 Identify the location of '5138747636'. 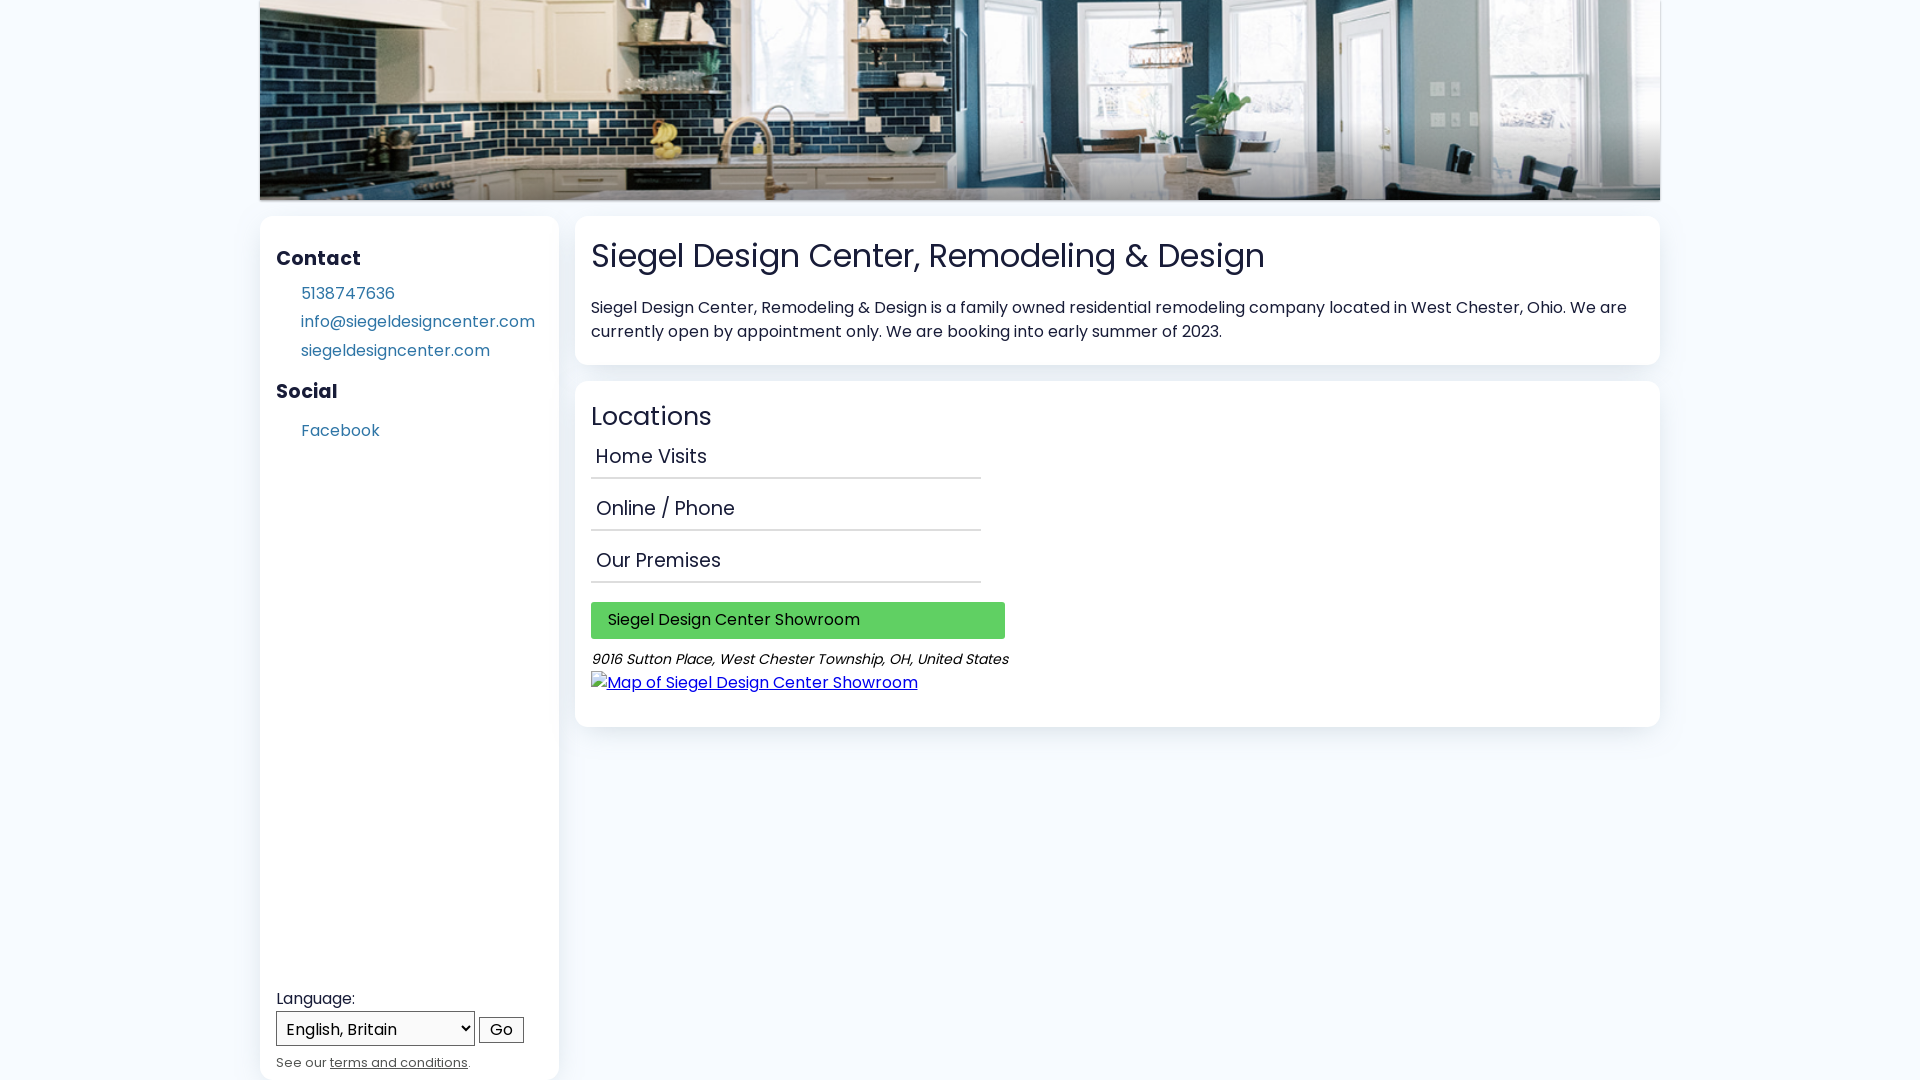
(421, 293).